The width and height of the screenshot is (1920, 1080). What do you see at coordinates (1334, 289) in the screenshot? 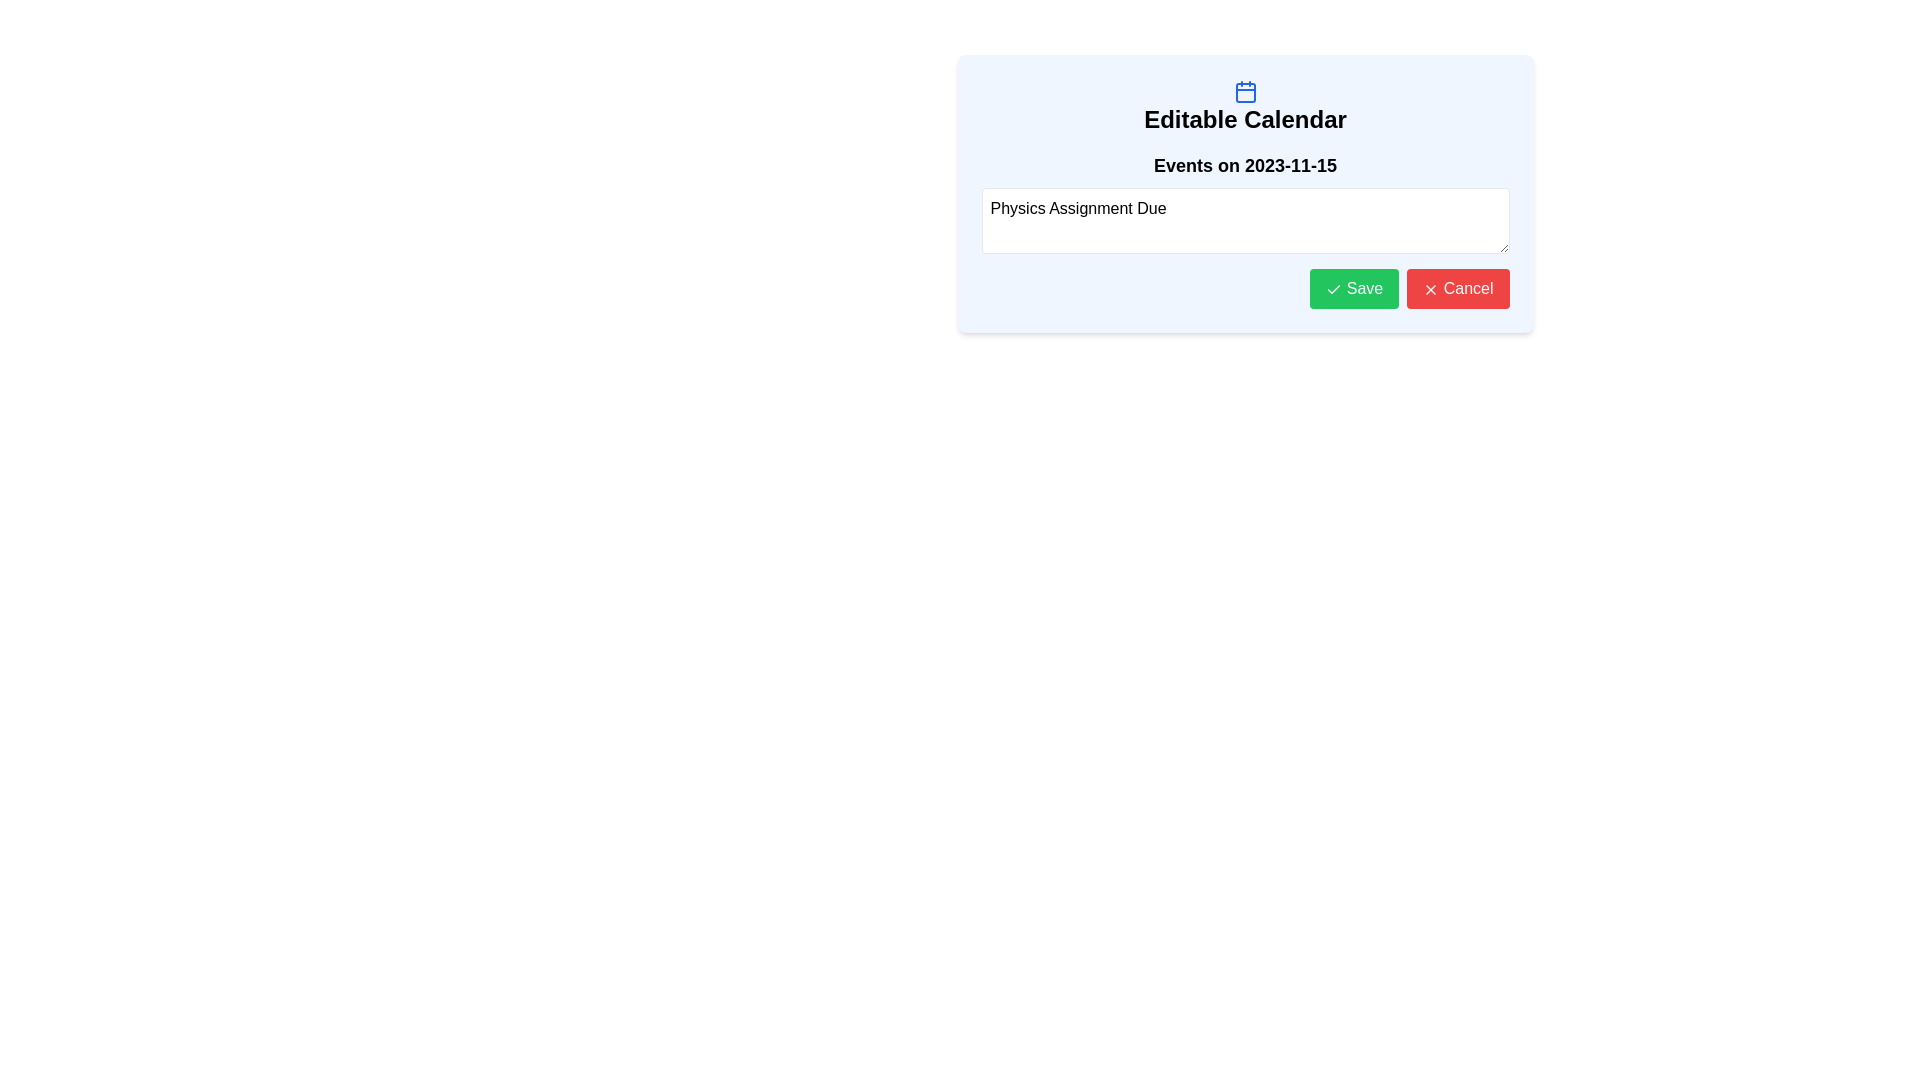
I see `the confirmation icon that visually represents the functionality of saving an action, located to the left of the 'Save' button and centralized vertically within it` at bounding box center [1334, 289].